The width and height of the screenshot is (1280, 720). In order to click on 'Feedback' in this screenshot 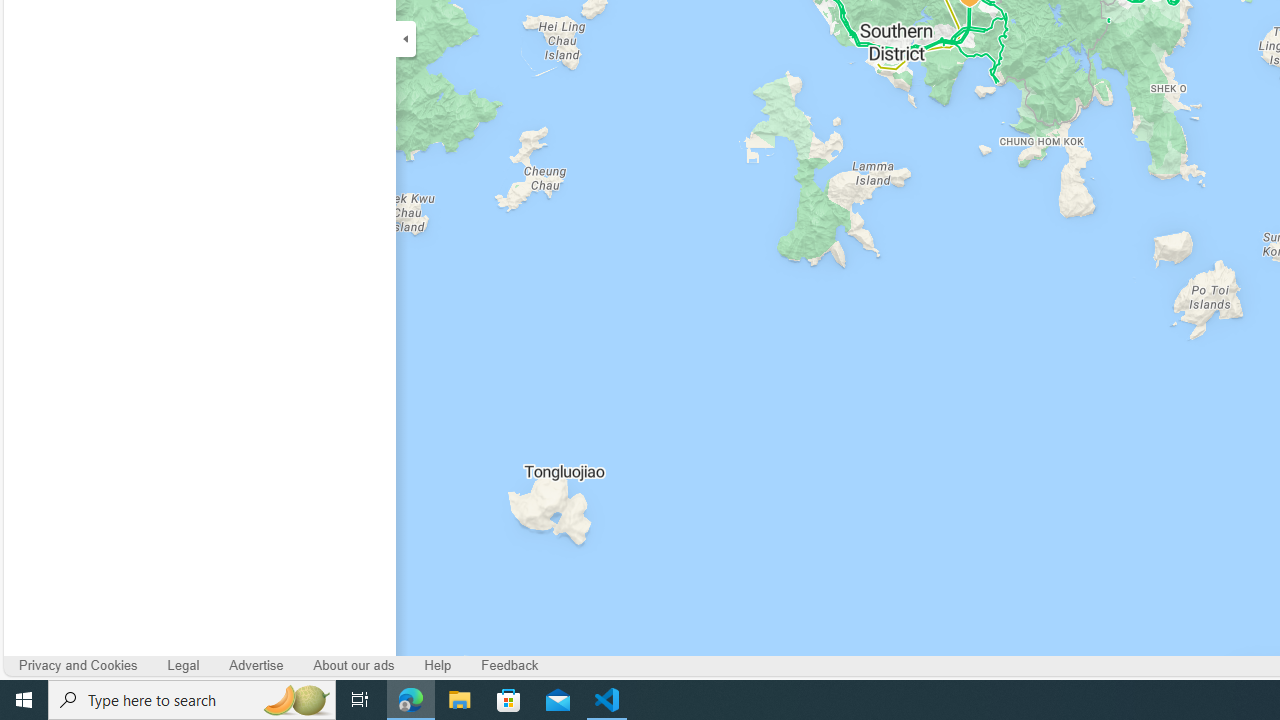, I will do `click(510, 666)`.